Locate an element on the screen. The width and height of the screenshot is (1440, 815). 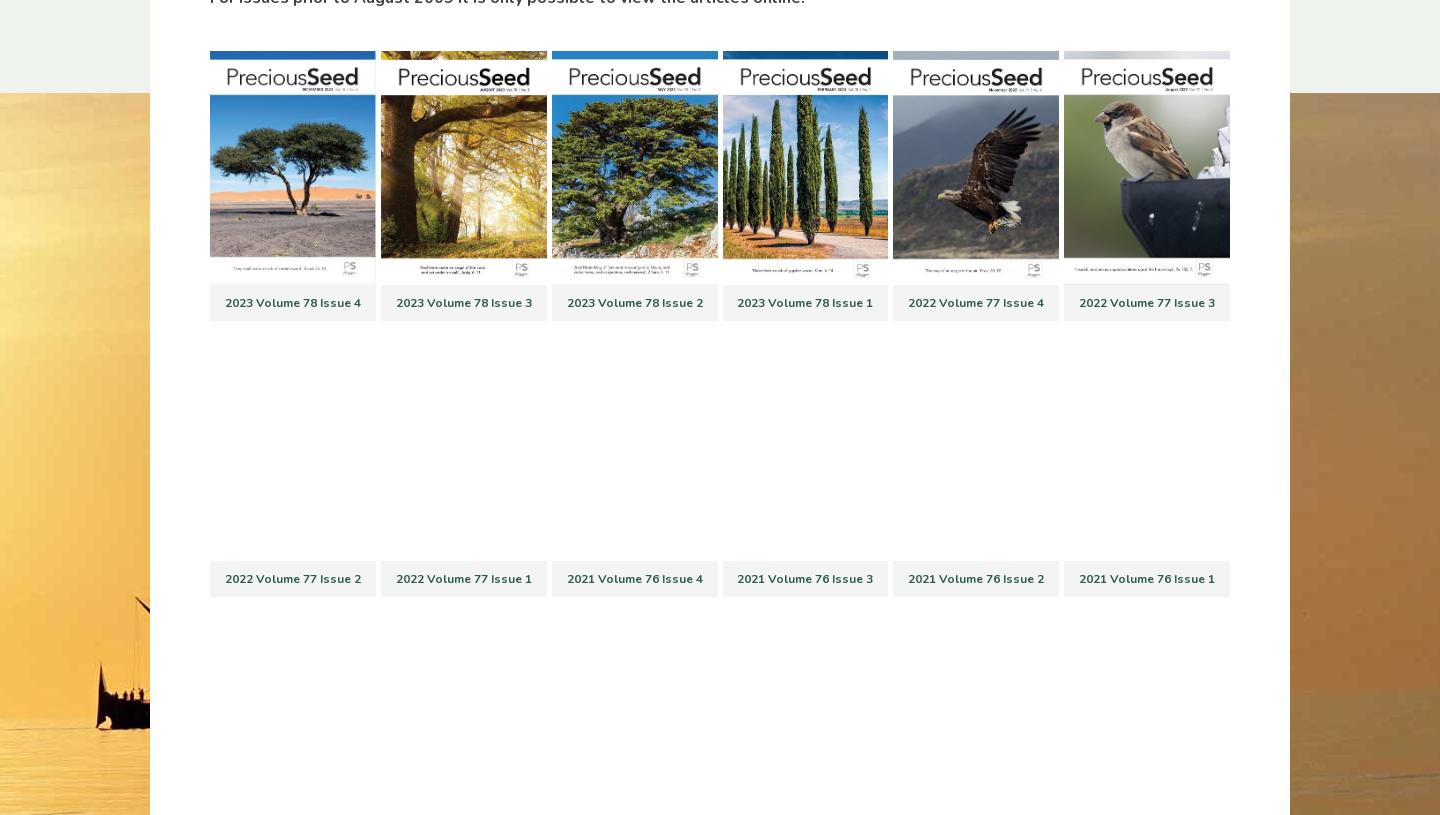
'Links' is located at coordinates (315, 455).